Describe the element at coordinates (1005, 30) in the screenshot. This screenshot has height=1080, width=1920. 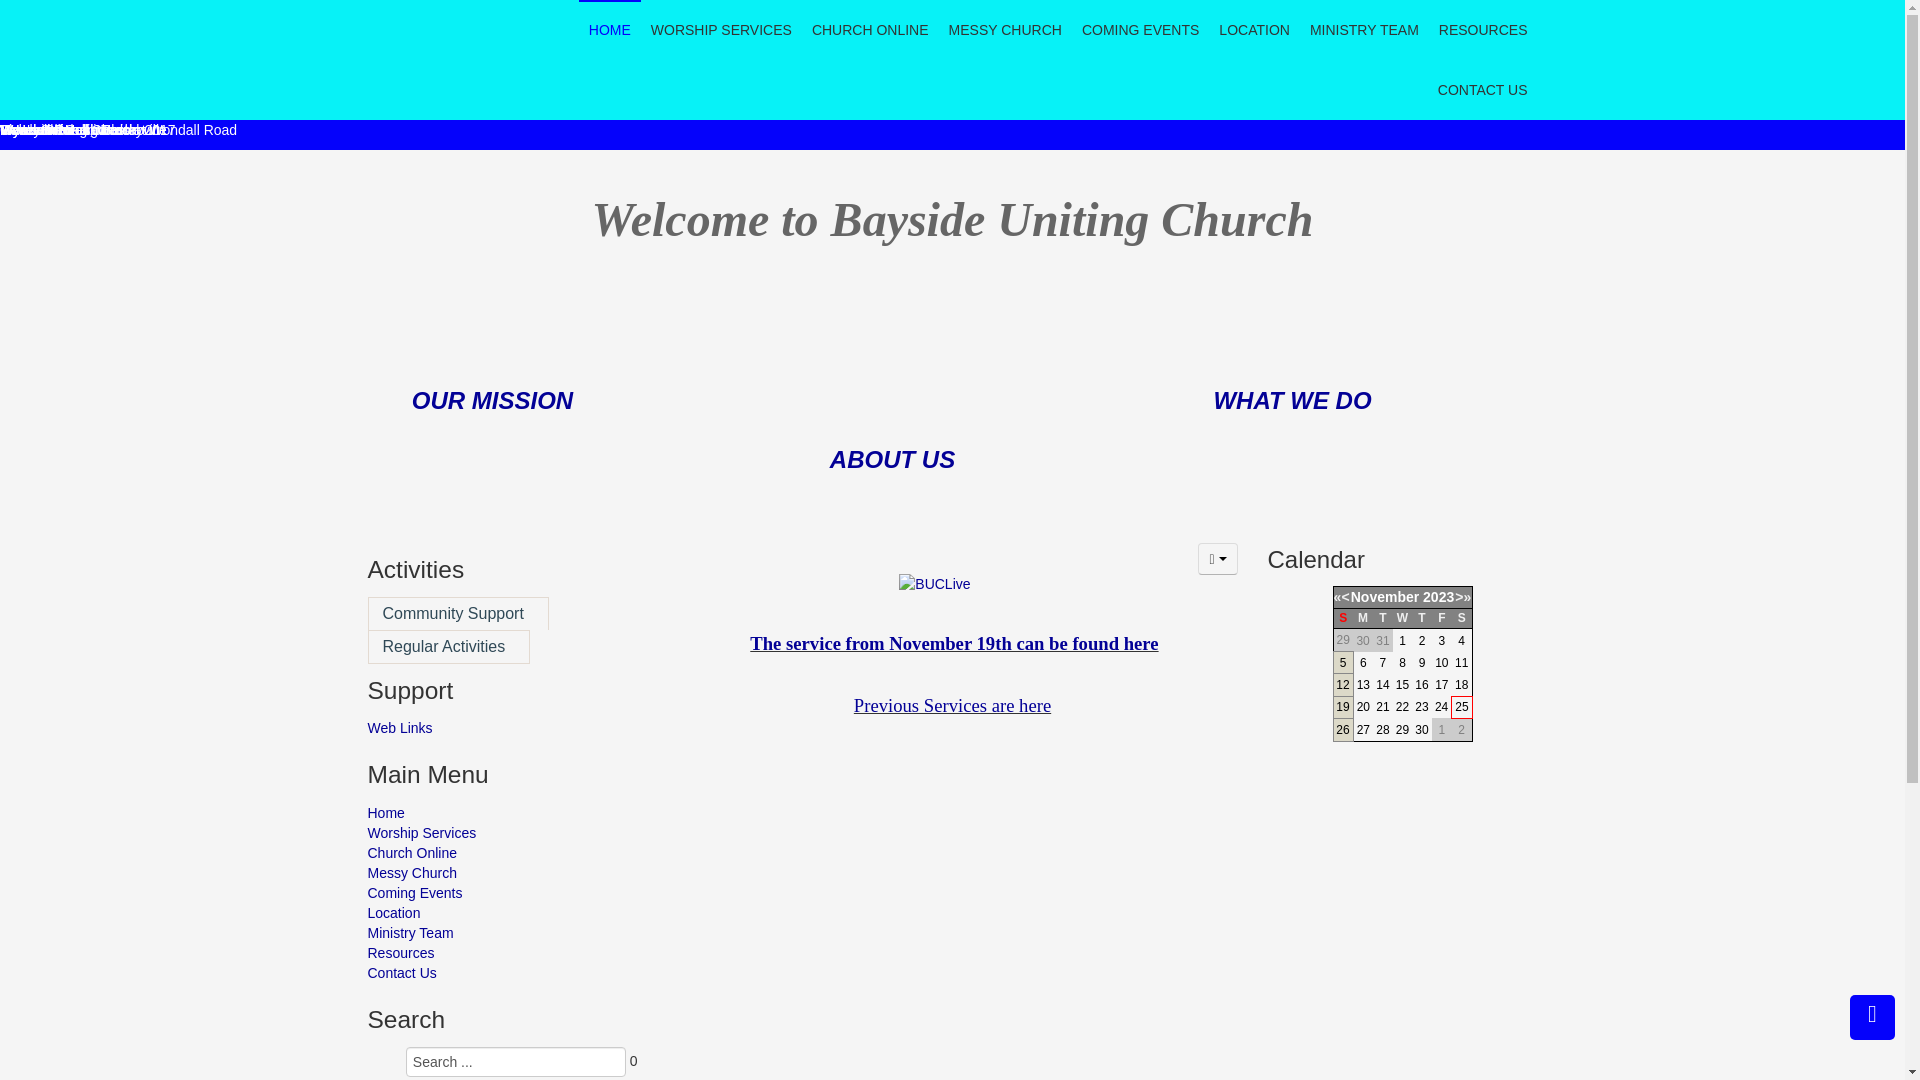
I see `'MESSY CHURCH'` at that location.